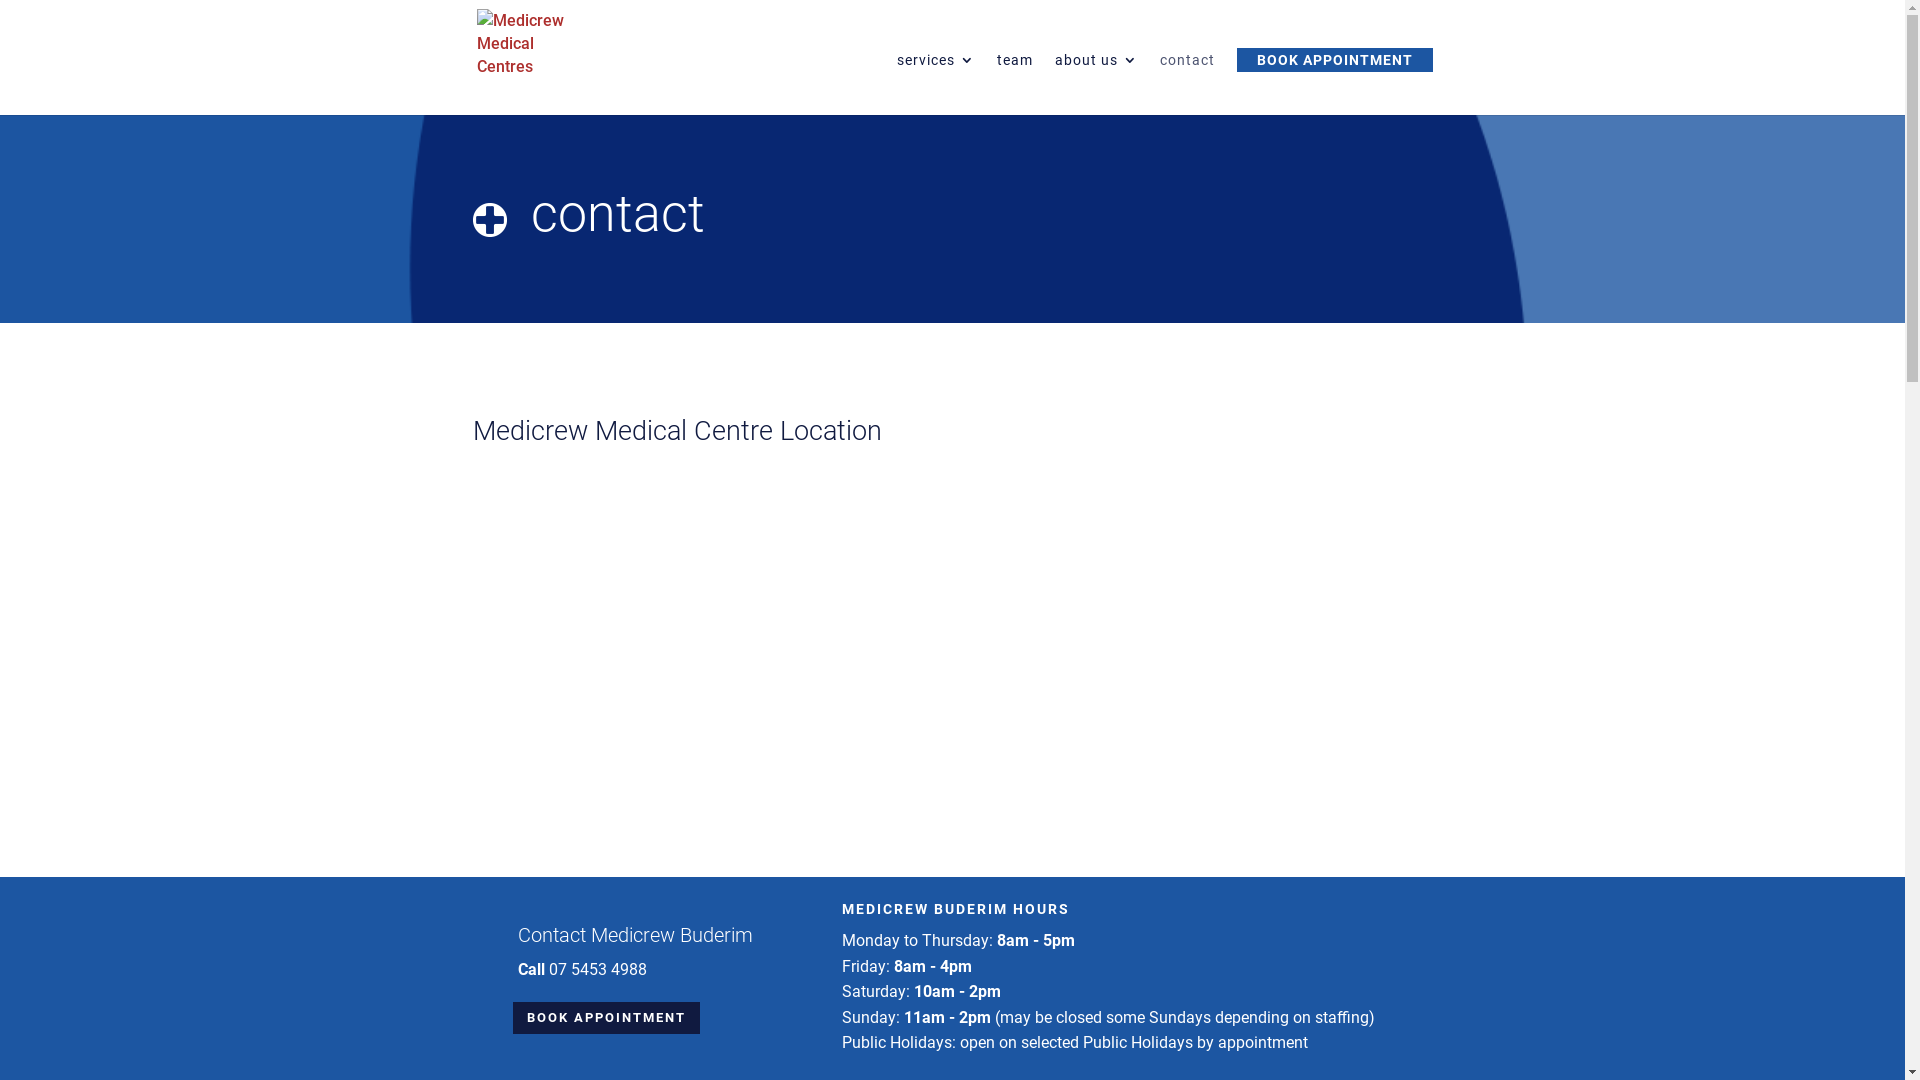  What do you see at coordinates (1094, 83) in the screenshot?
I see `'about us'` at bounding box center [1094, 83].